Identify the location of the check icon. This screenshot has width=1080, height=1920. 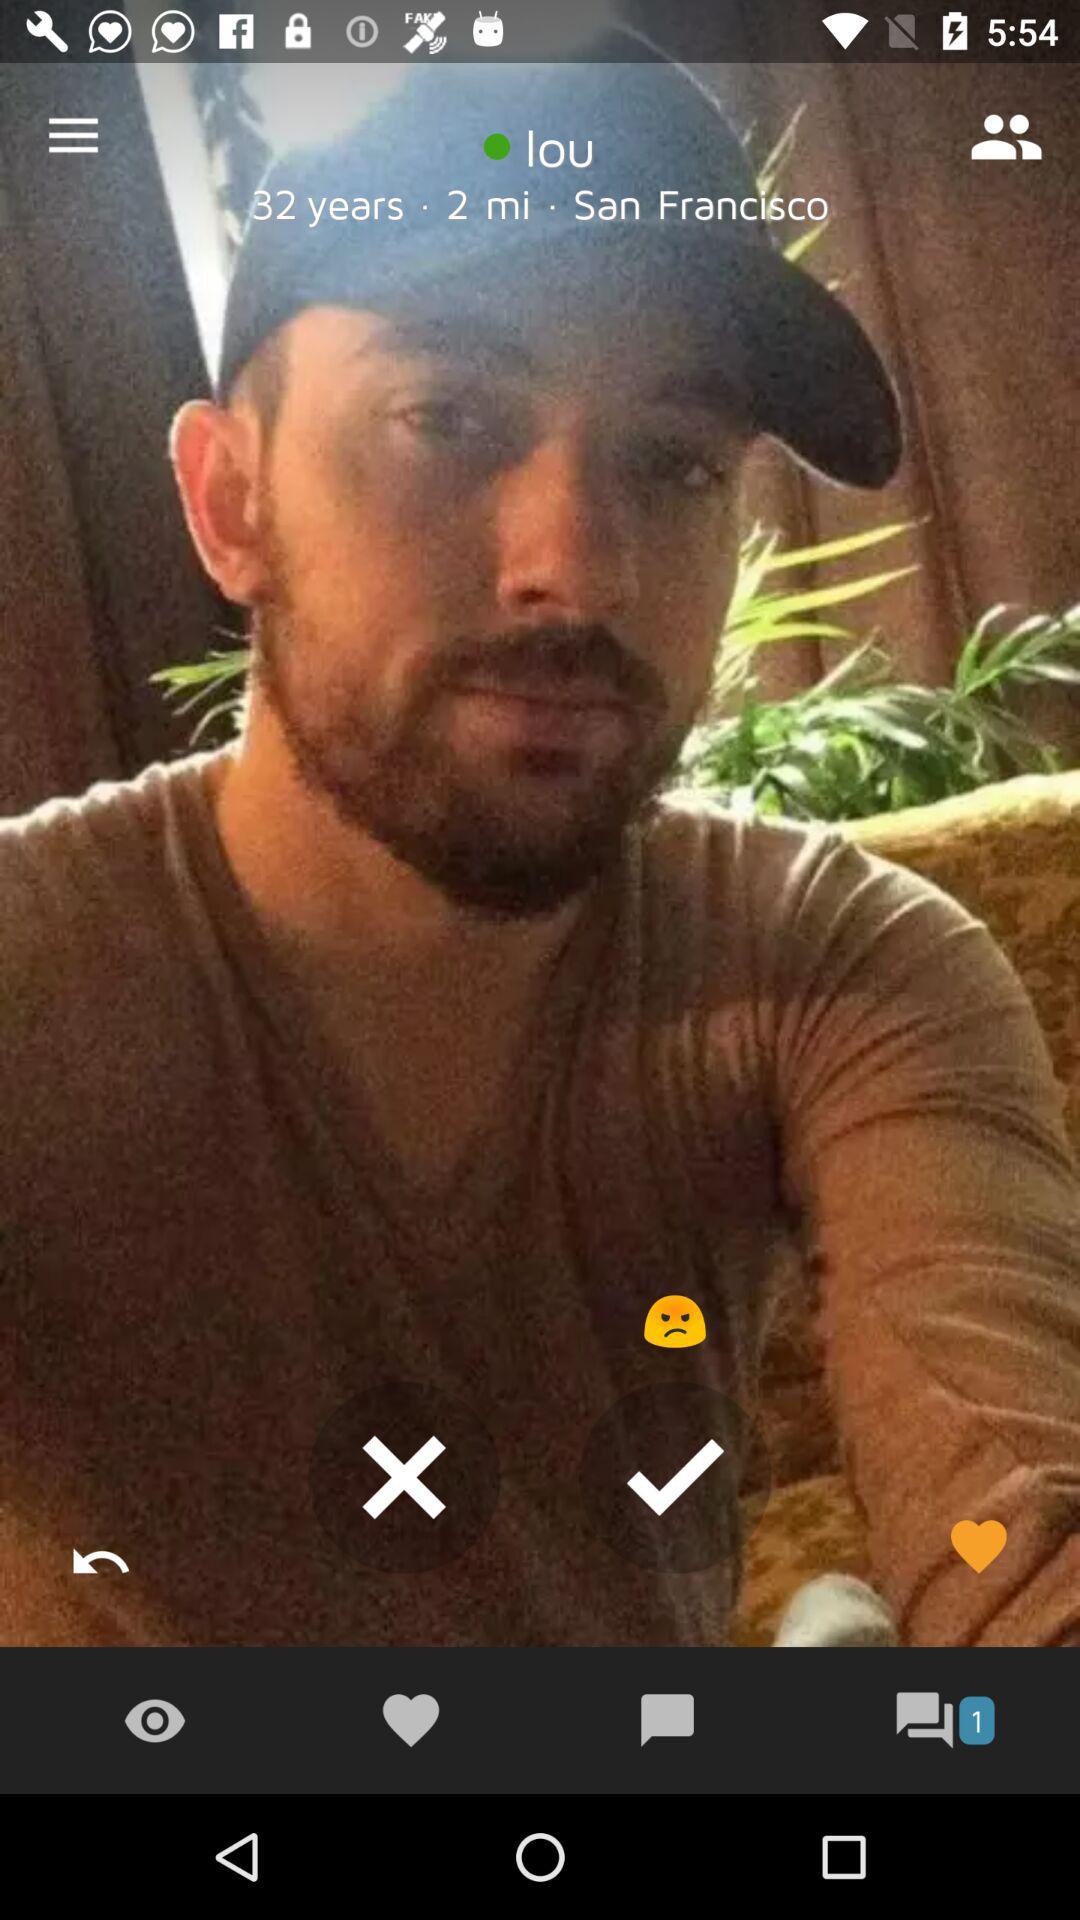
(675, 1477).